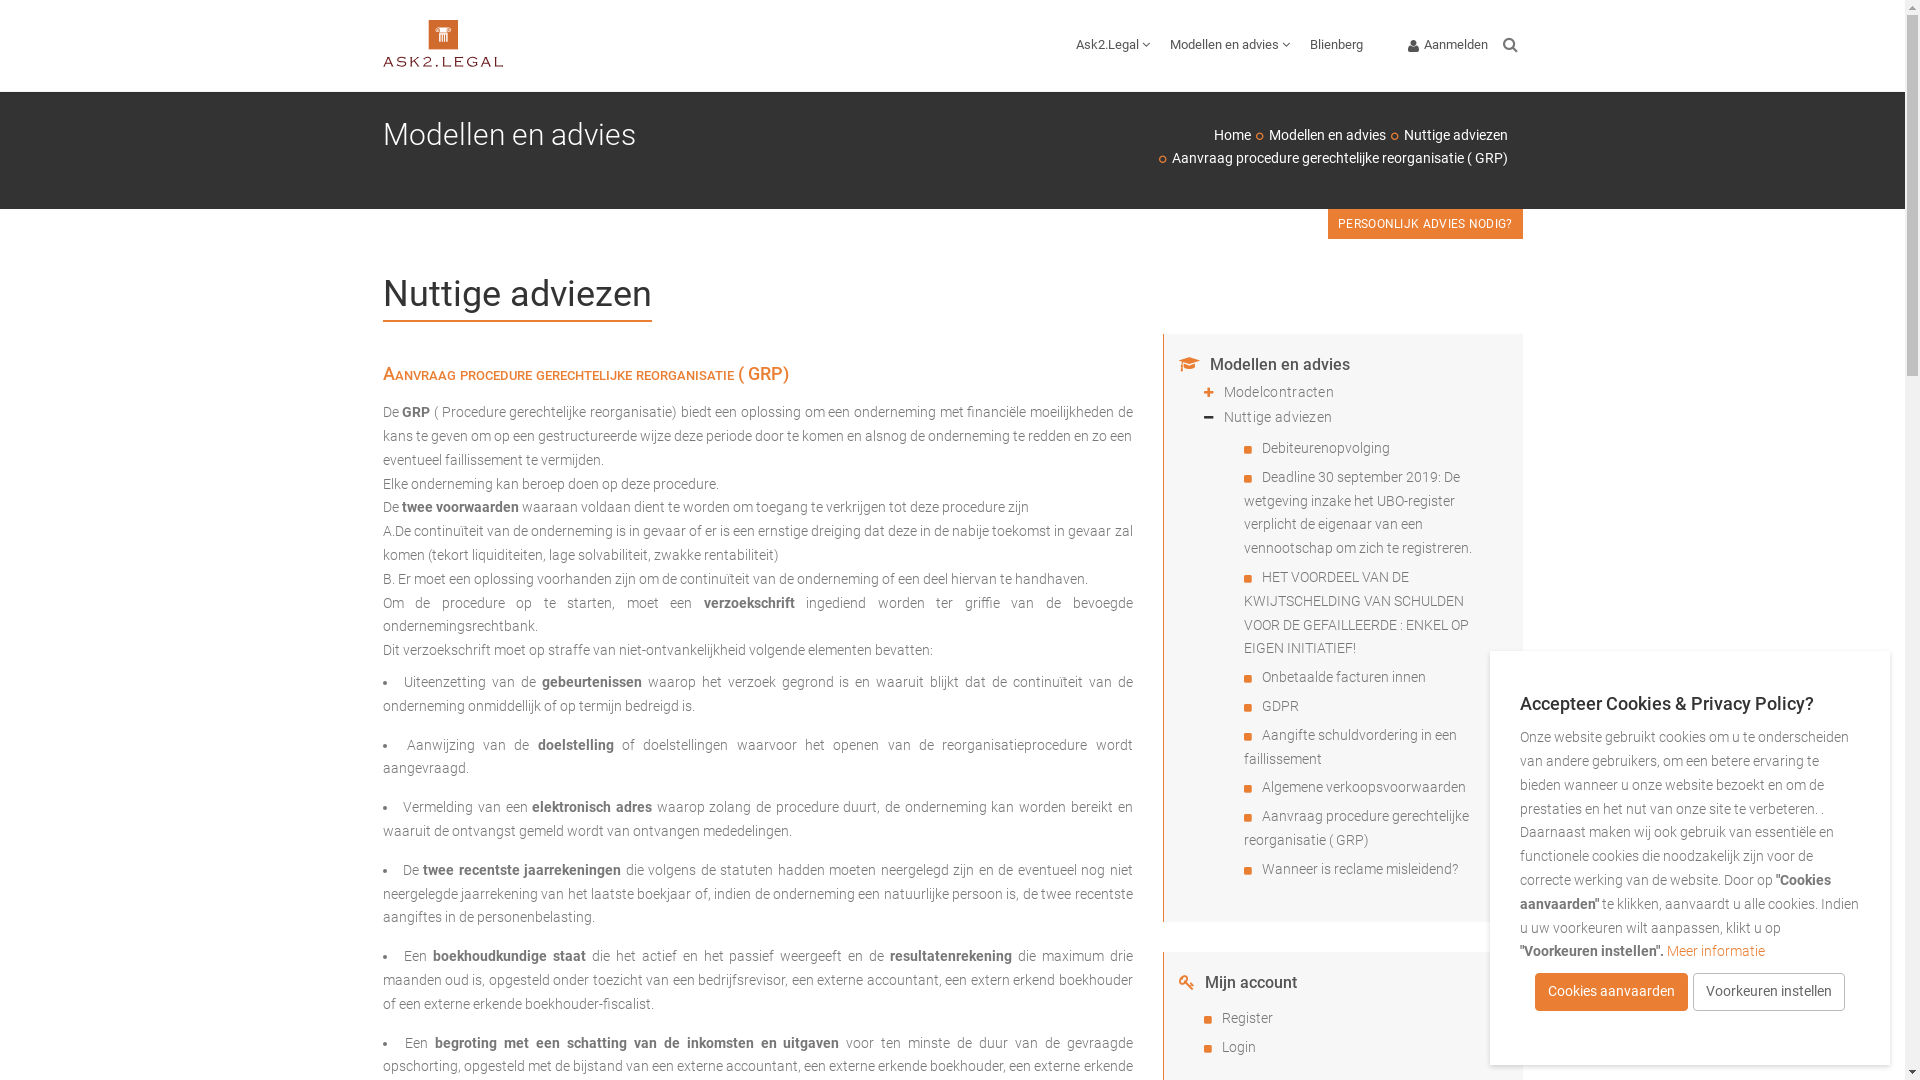  What do you see at coordinates (1350, 747) in the screenshot?
I see `'Aangifte schuldvordering in een faillissement'` at bounding box center [1350, 747].